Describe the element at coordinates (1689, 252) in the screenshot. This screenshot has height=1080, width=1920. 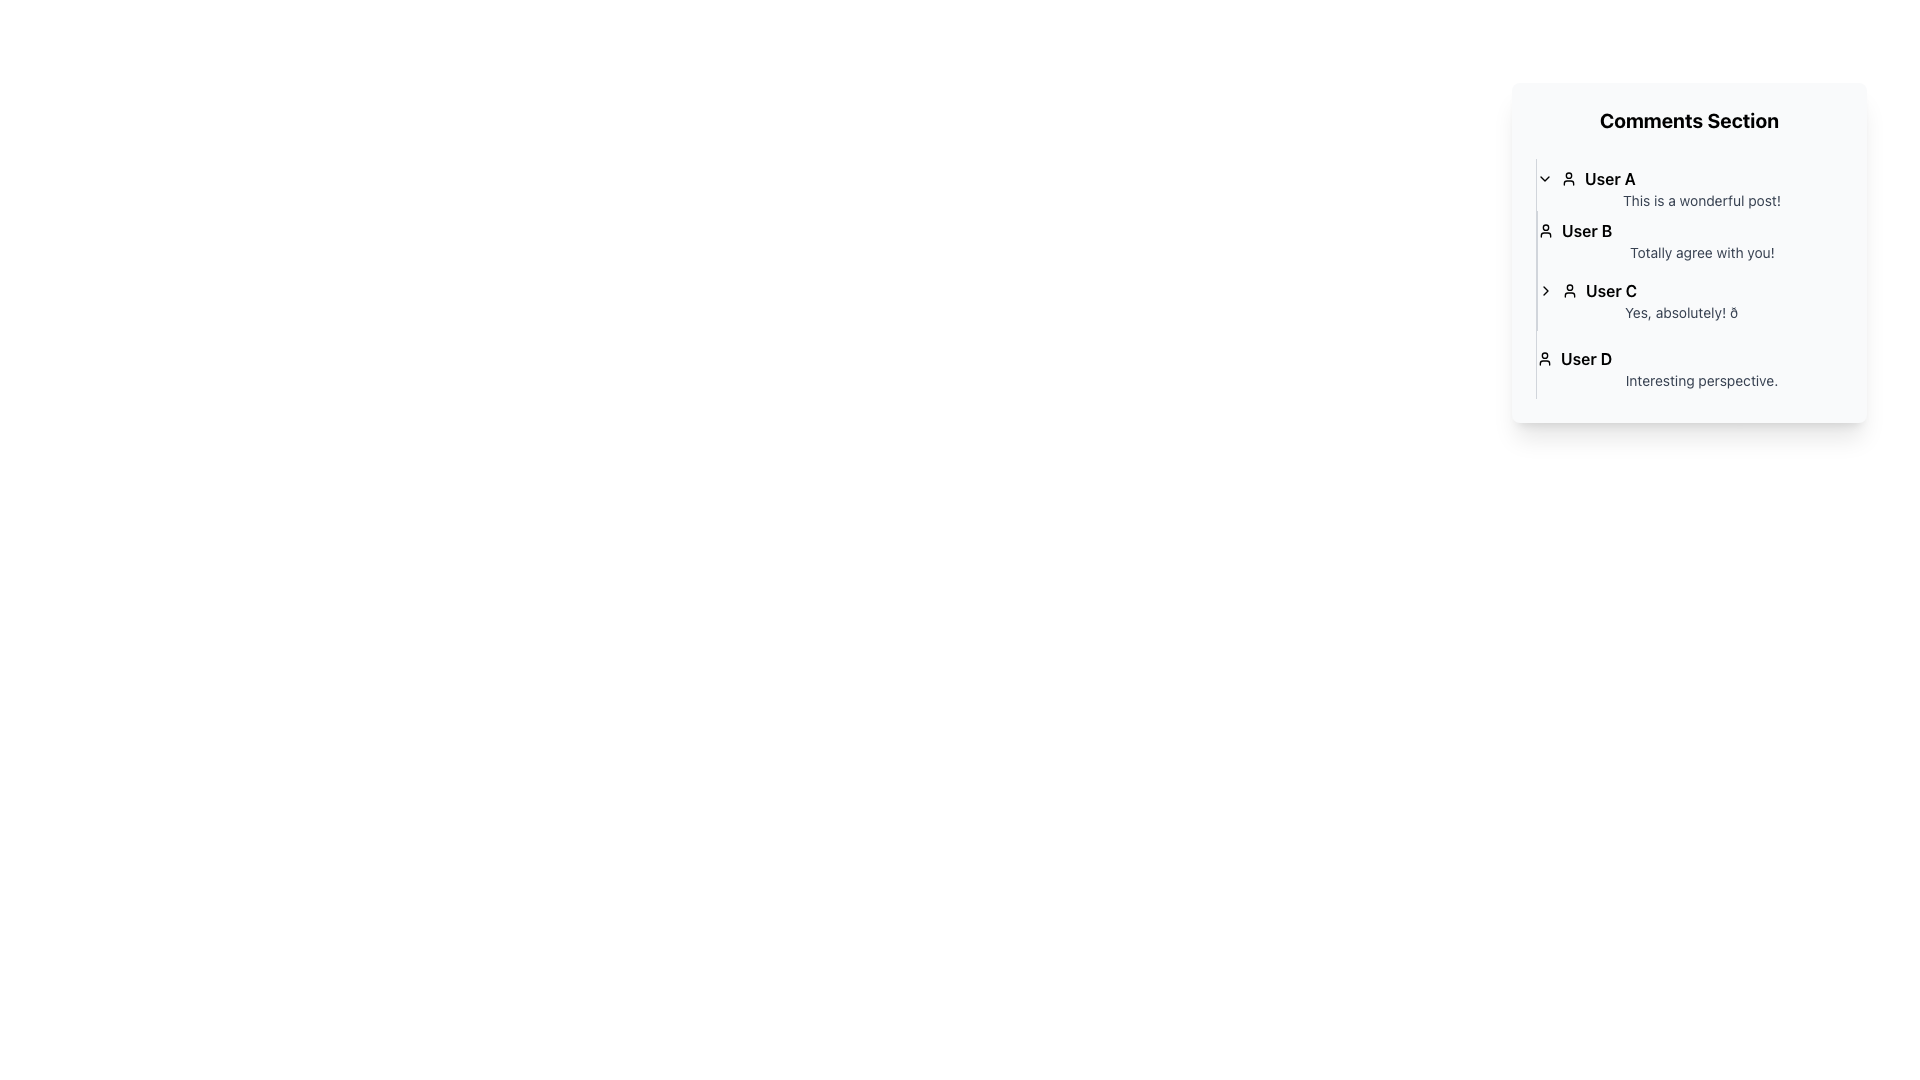
I see `text content of the comment labeled 'Totally agree with you!' from User B, which is located in the comments section beneath User B's username and icon` at that location.